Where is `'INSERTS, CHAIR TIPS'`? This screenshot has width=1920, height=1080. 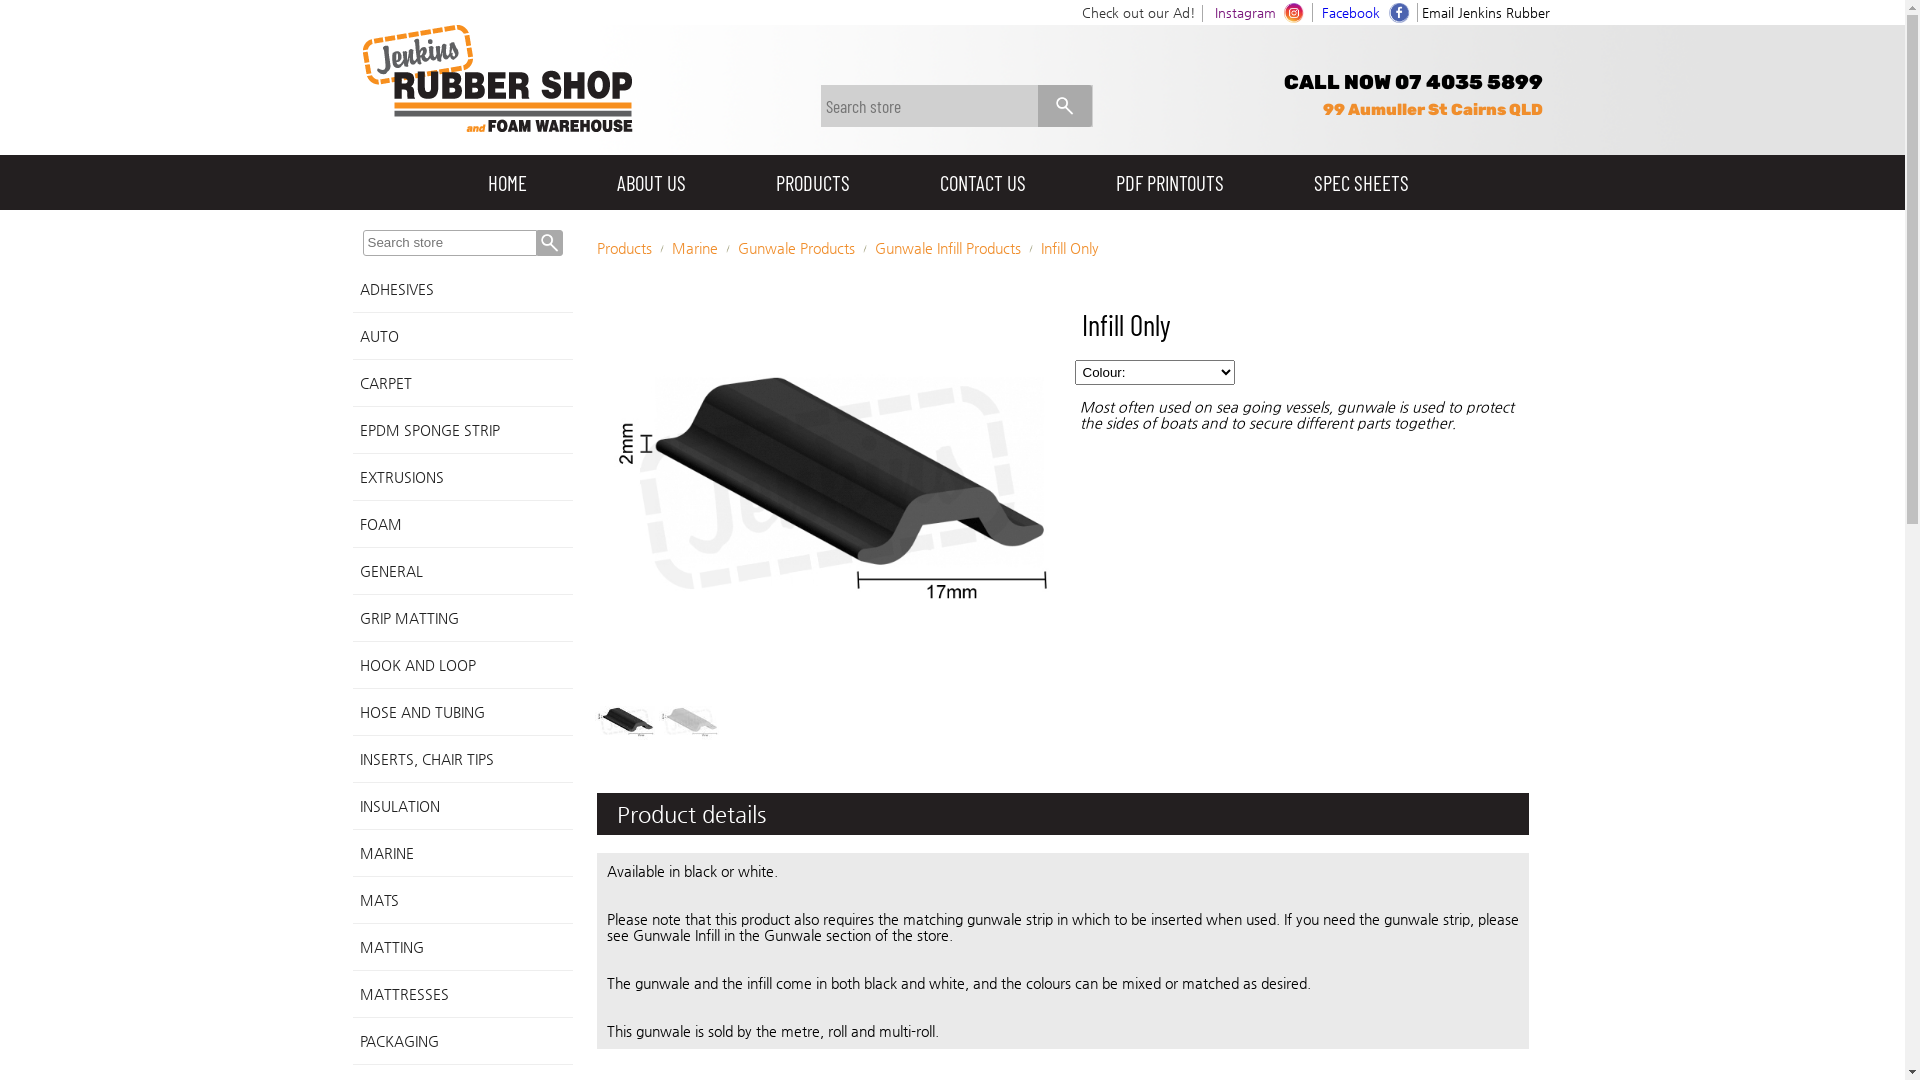 'INSERTS, CHAIR TIPS' is located at coordinates (460, 759).